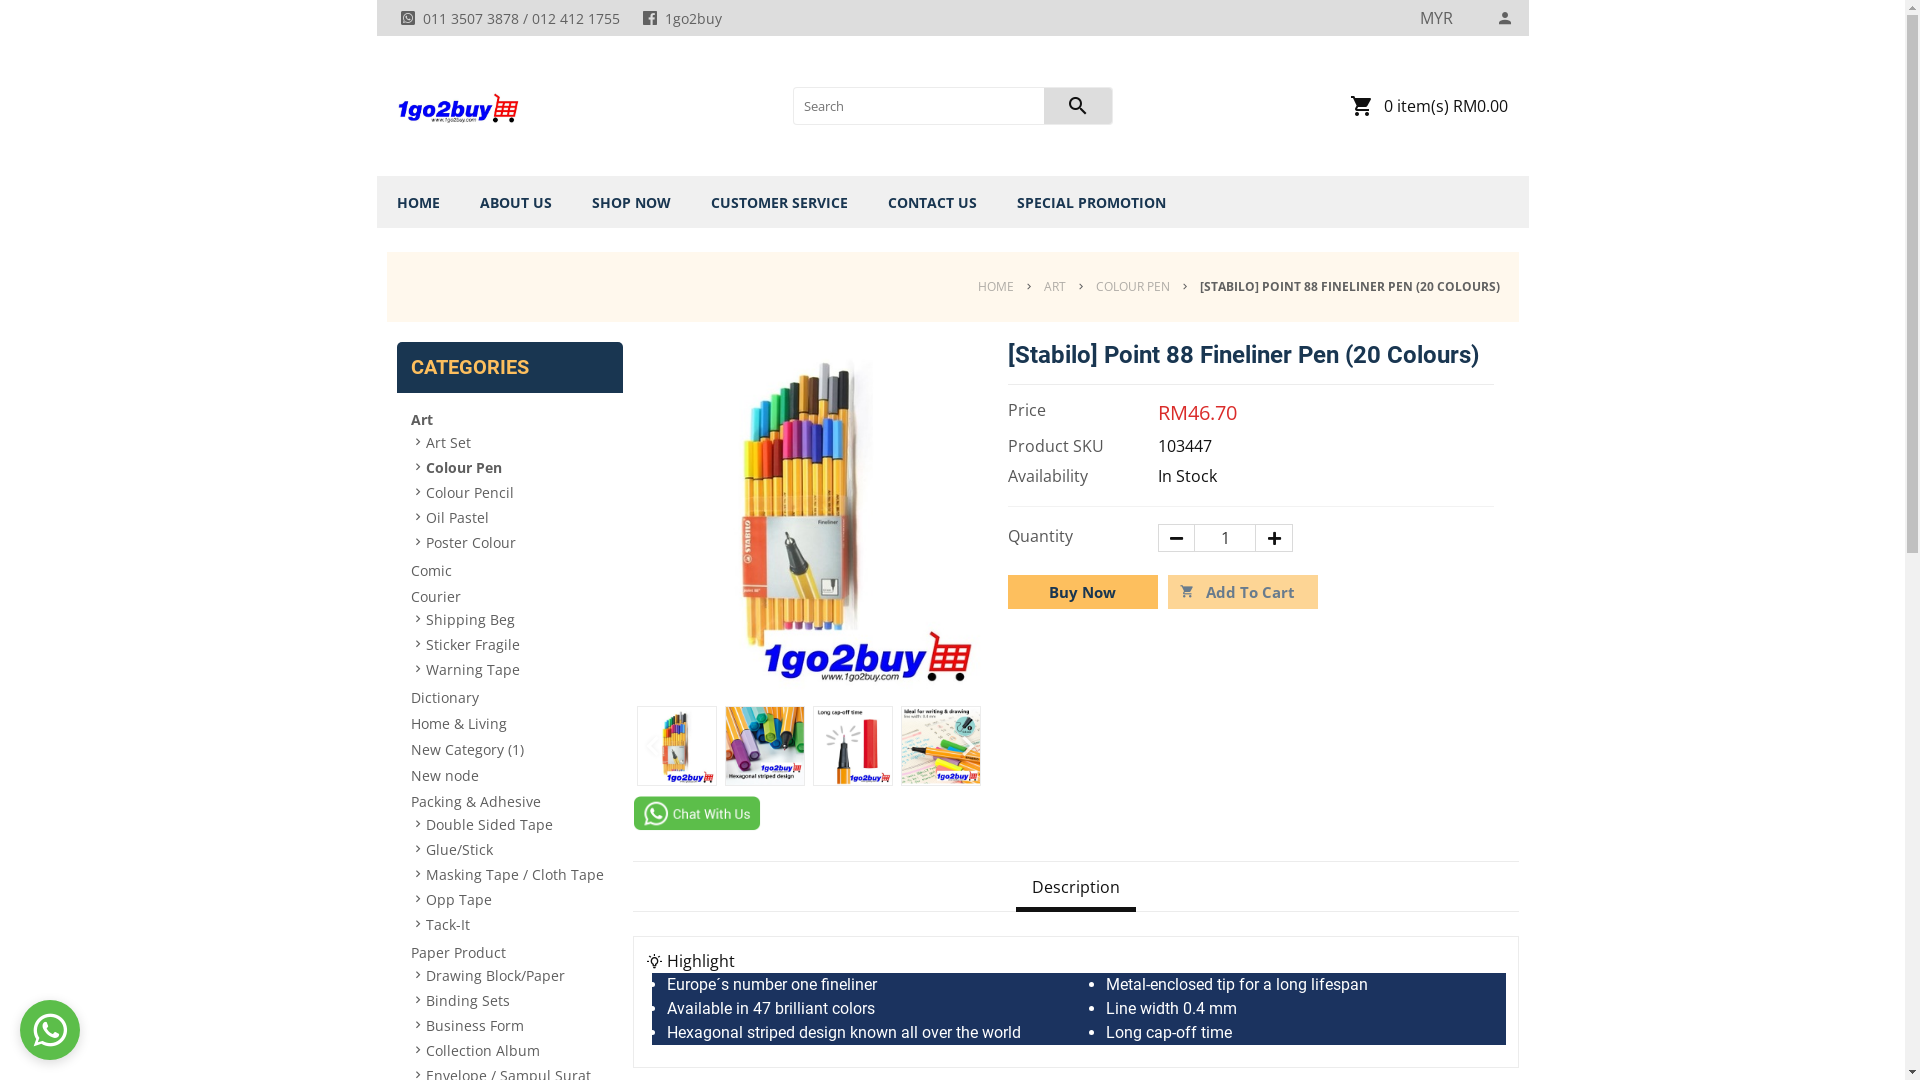  Describe the element at coordinates (517, 897) in the screenshot. I see `'Opp Tape'` at that location.